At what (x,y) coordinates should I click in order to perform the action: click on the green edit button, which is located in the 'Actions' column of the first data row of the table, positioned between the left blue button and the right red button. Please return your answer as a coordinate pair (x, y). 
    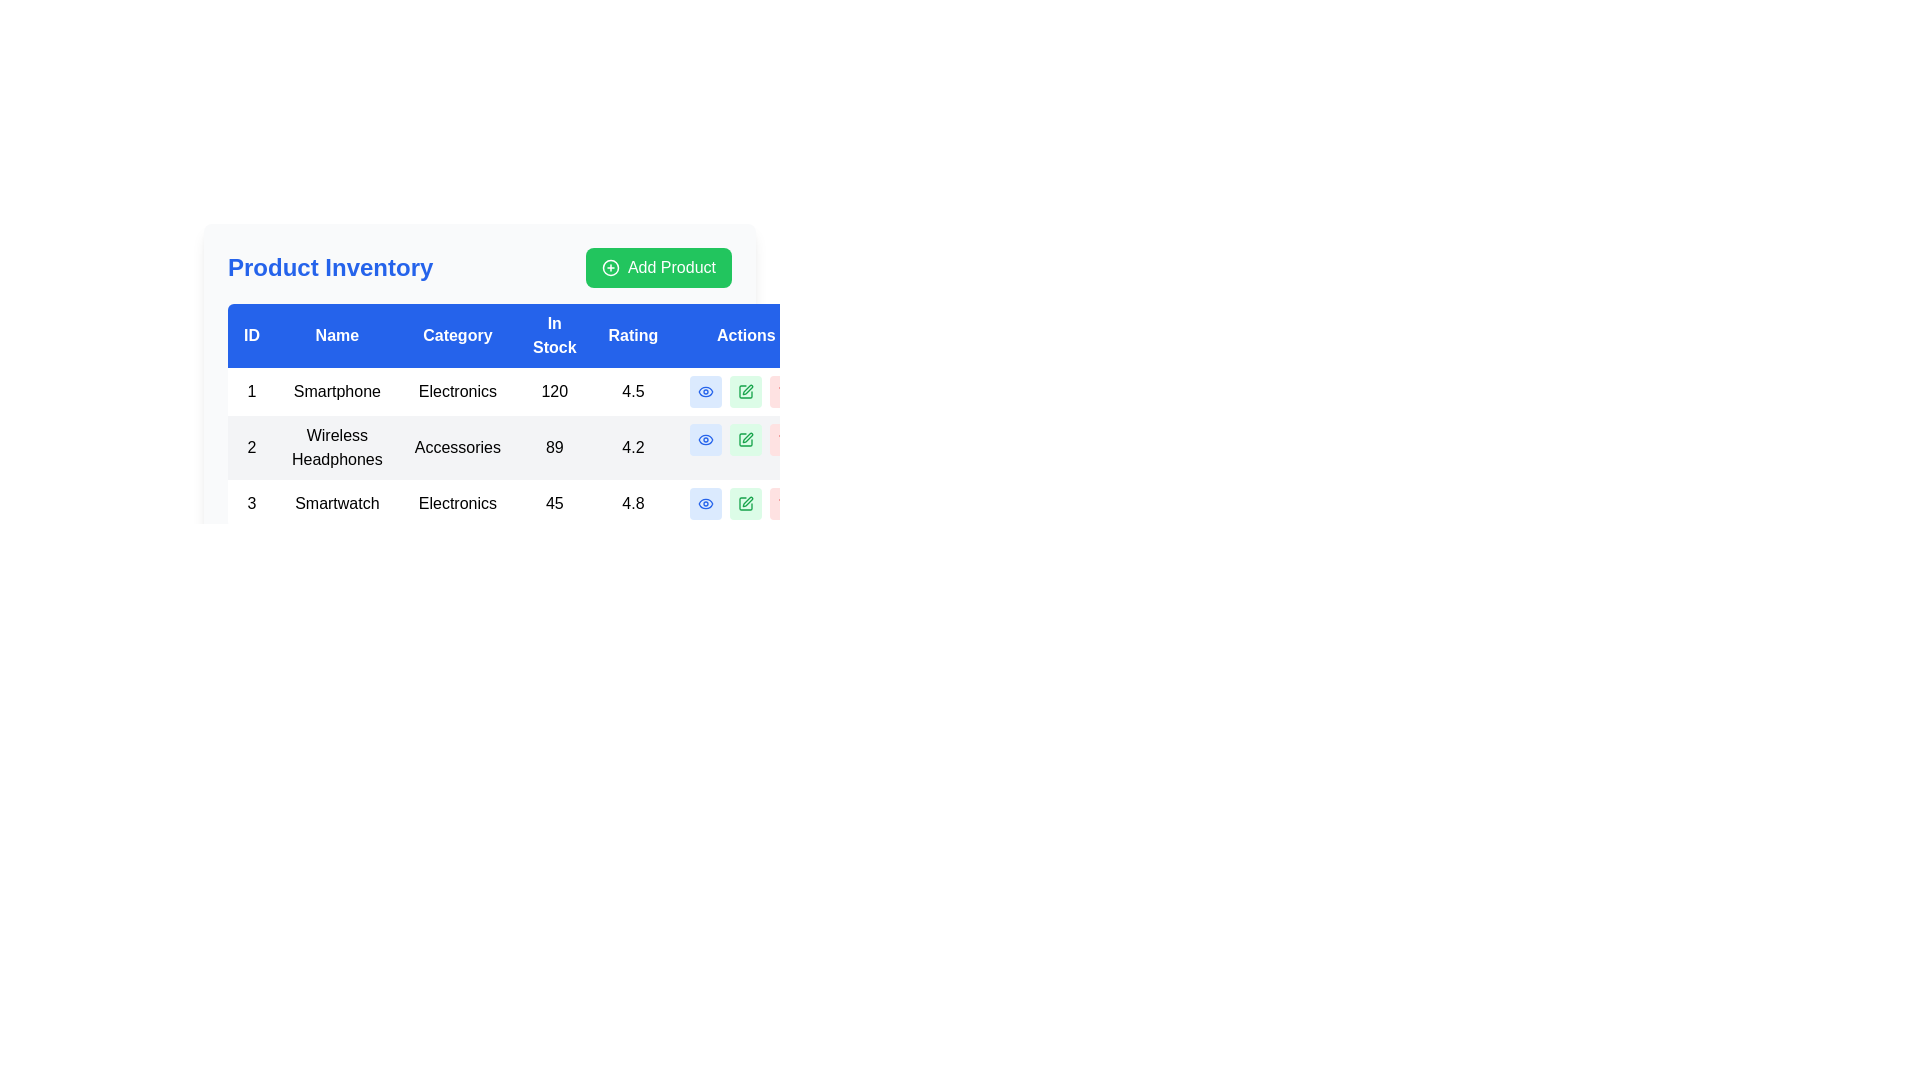
    Looking at the image, I should click on (745, 392).